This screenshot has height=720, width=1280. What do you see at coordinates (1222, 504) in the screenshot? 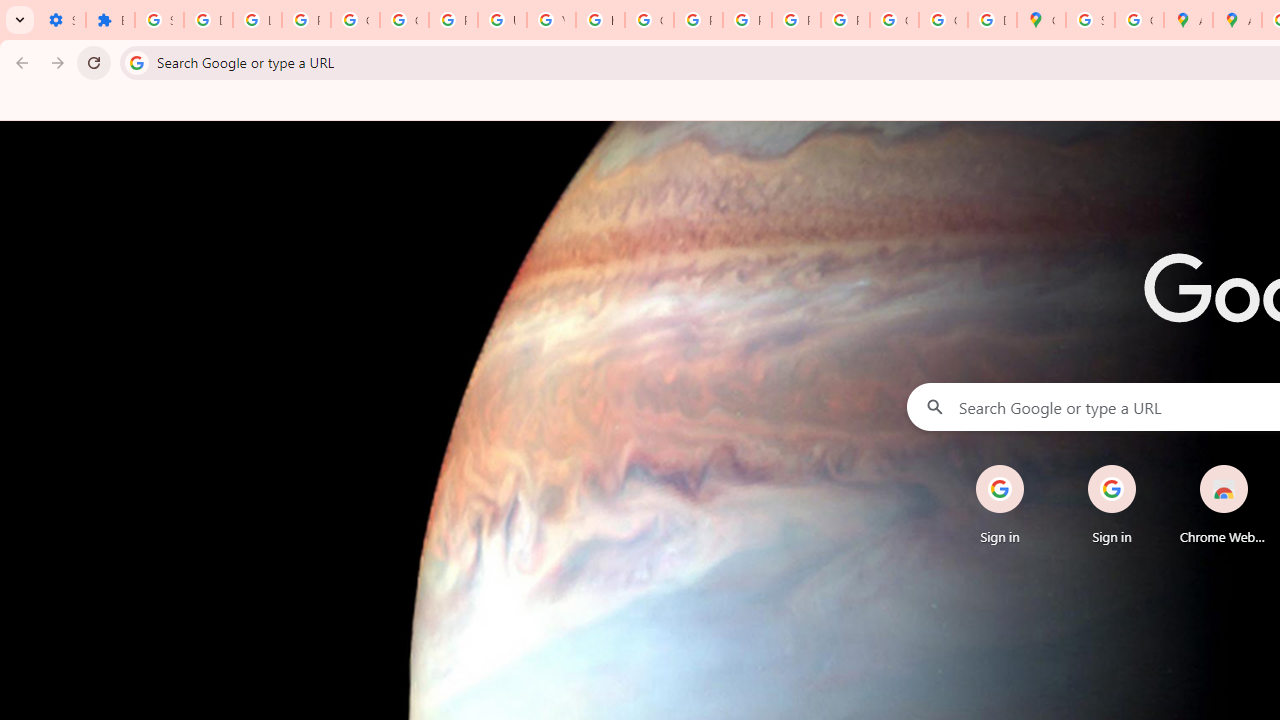
I see `'Chrome Web Store'` at bounding box center [1222, 504].